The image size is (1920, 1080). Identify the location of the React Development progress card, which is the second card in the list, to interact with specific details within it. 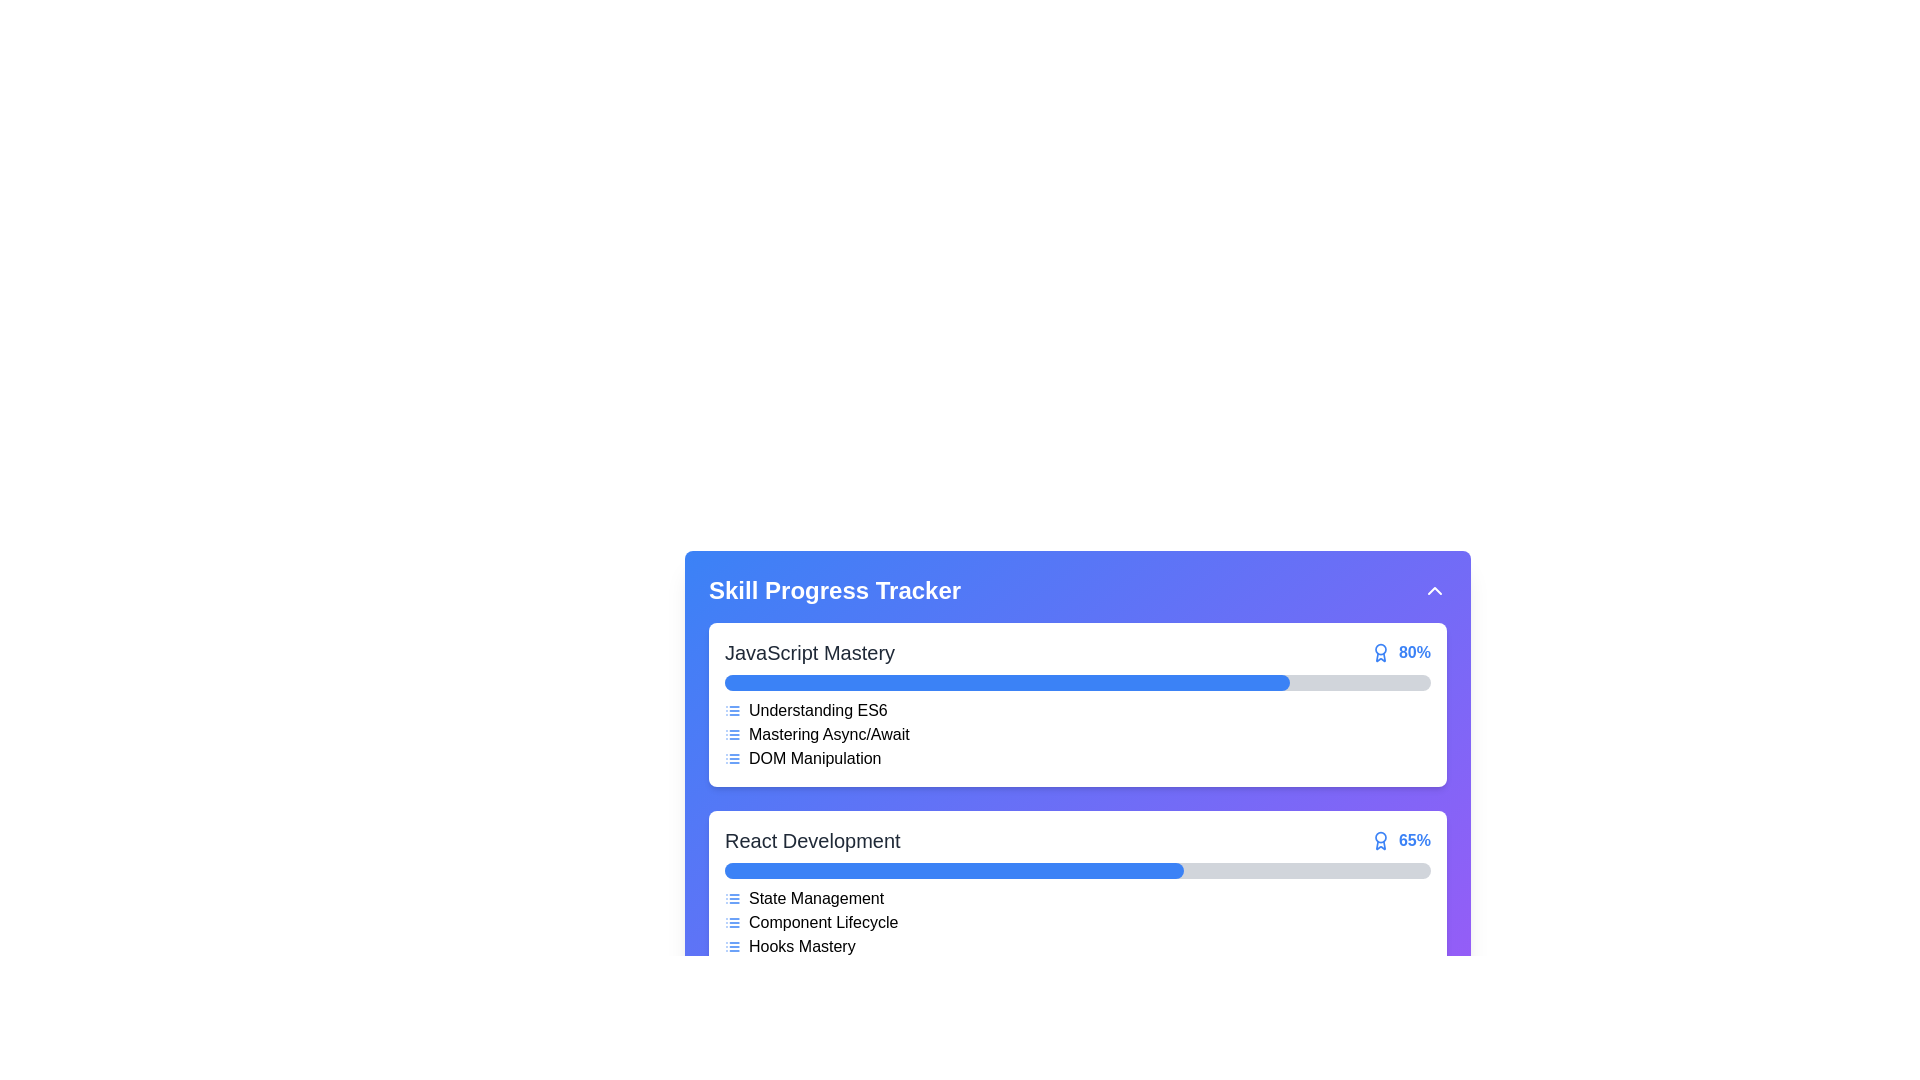
(1077, 892).